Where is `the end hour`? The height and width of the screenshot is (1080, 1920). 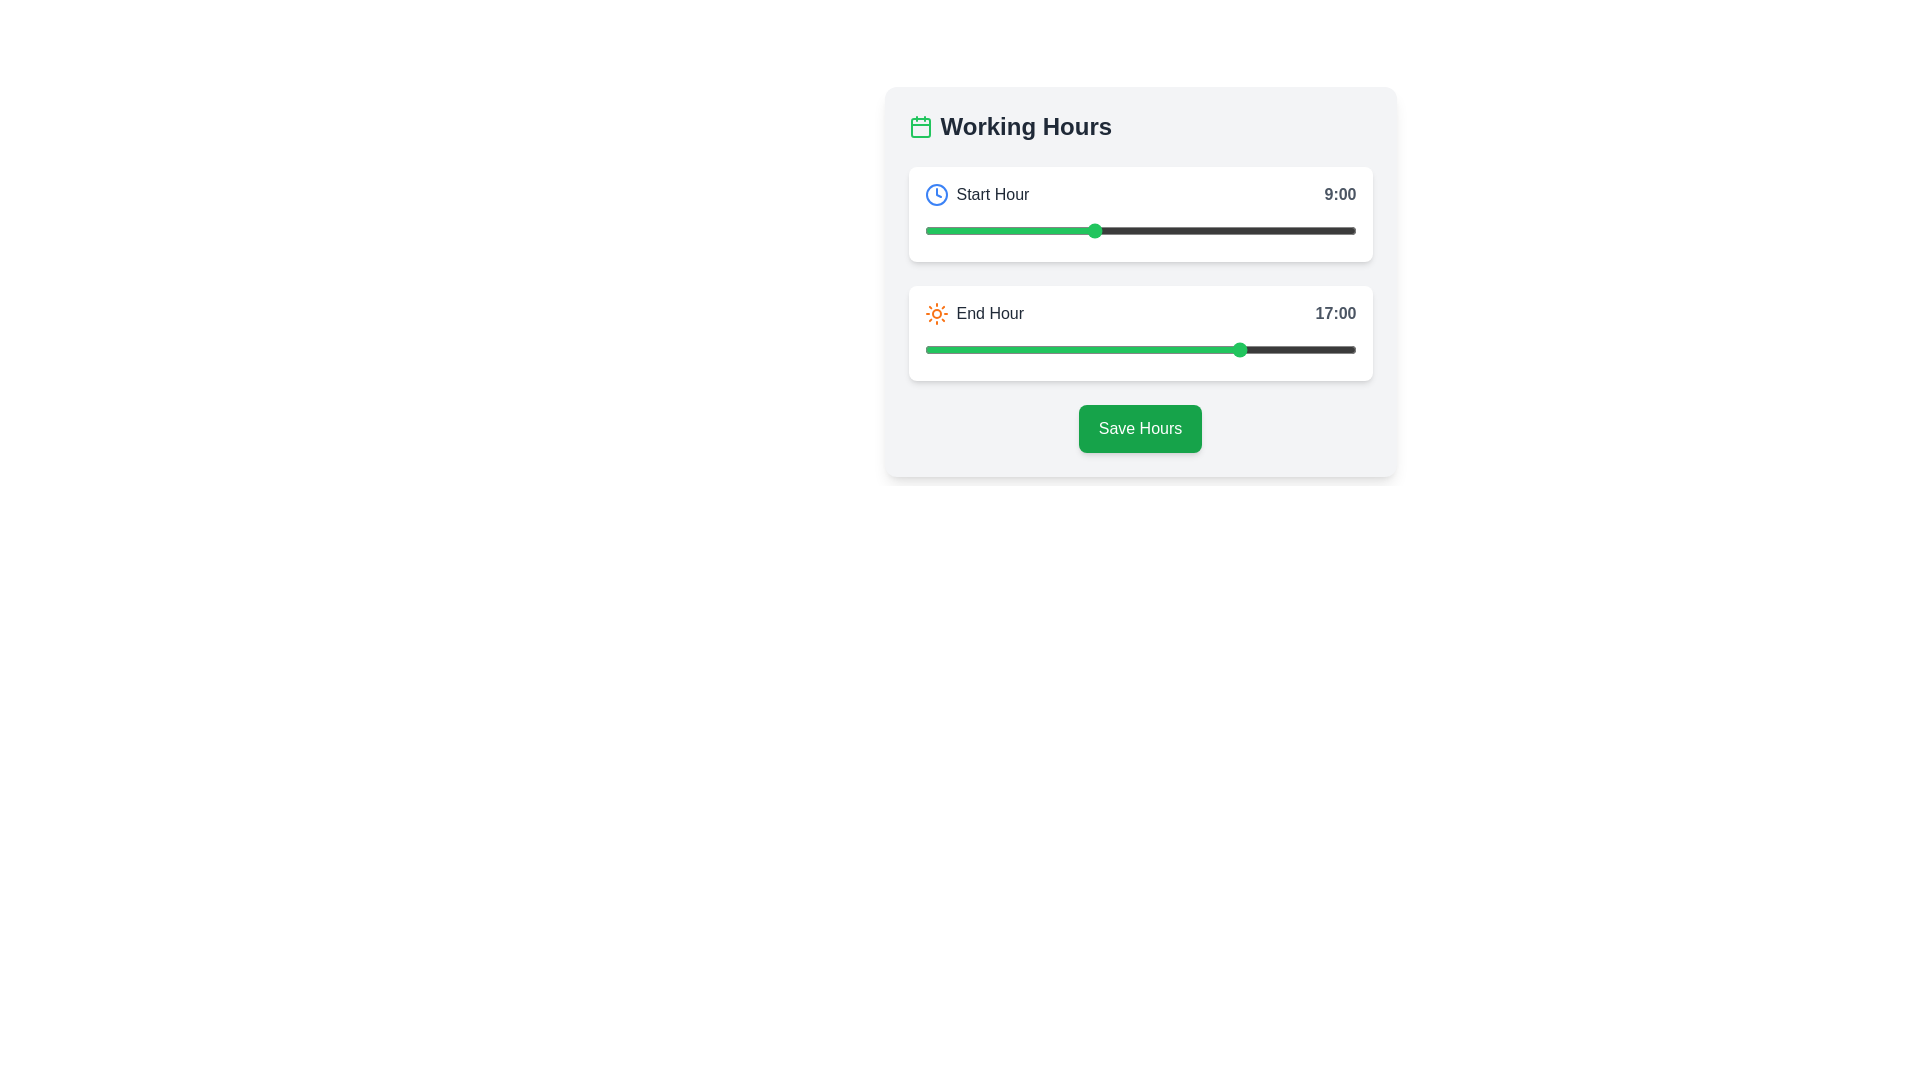 the end hour is located at coordinates (1261, 349).